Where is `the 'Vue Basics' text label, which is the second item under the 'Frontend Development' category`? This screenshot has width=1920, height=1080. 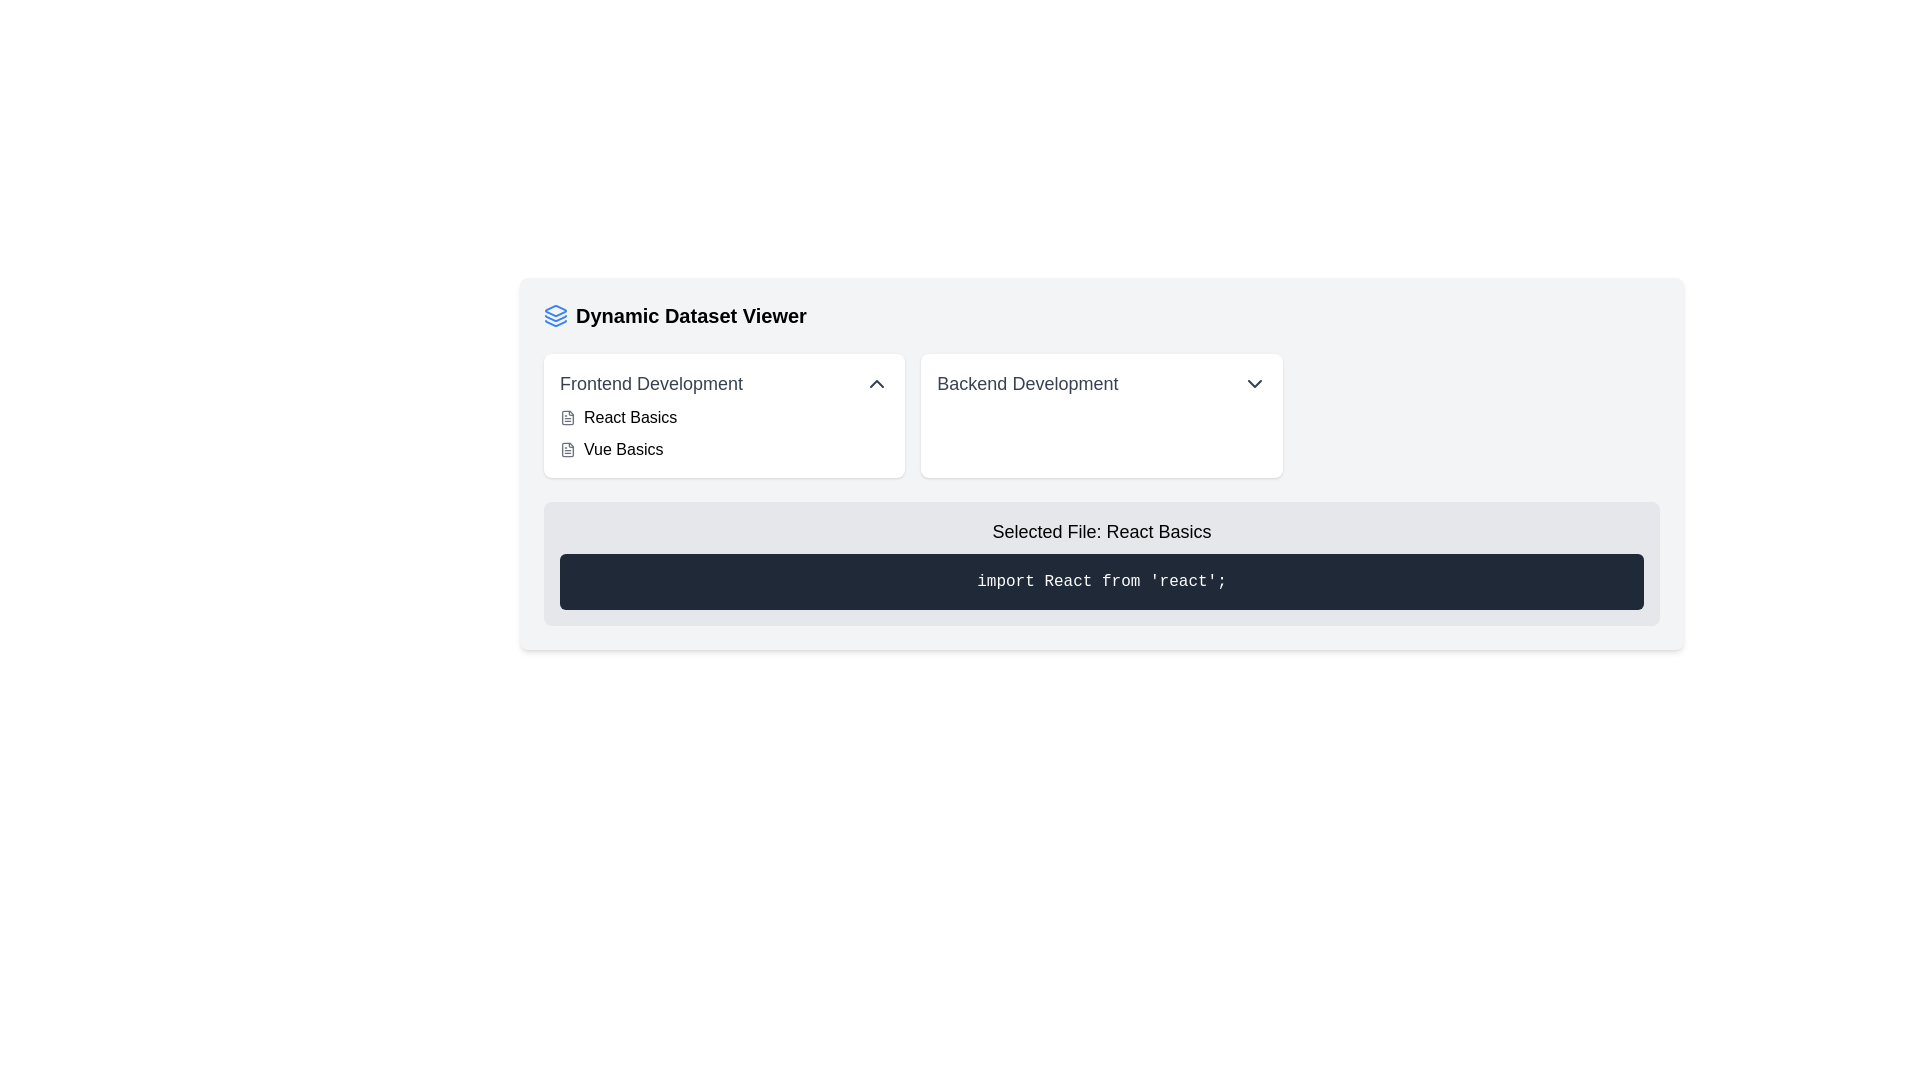
the 'Vue Basics' text label, which is the second item under the 'Frontend Development' category is located at coordinates (622, 450).